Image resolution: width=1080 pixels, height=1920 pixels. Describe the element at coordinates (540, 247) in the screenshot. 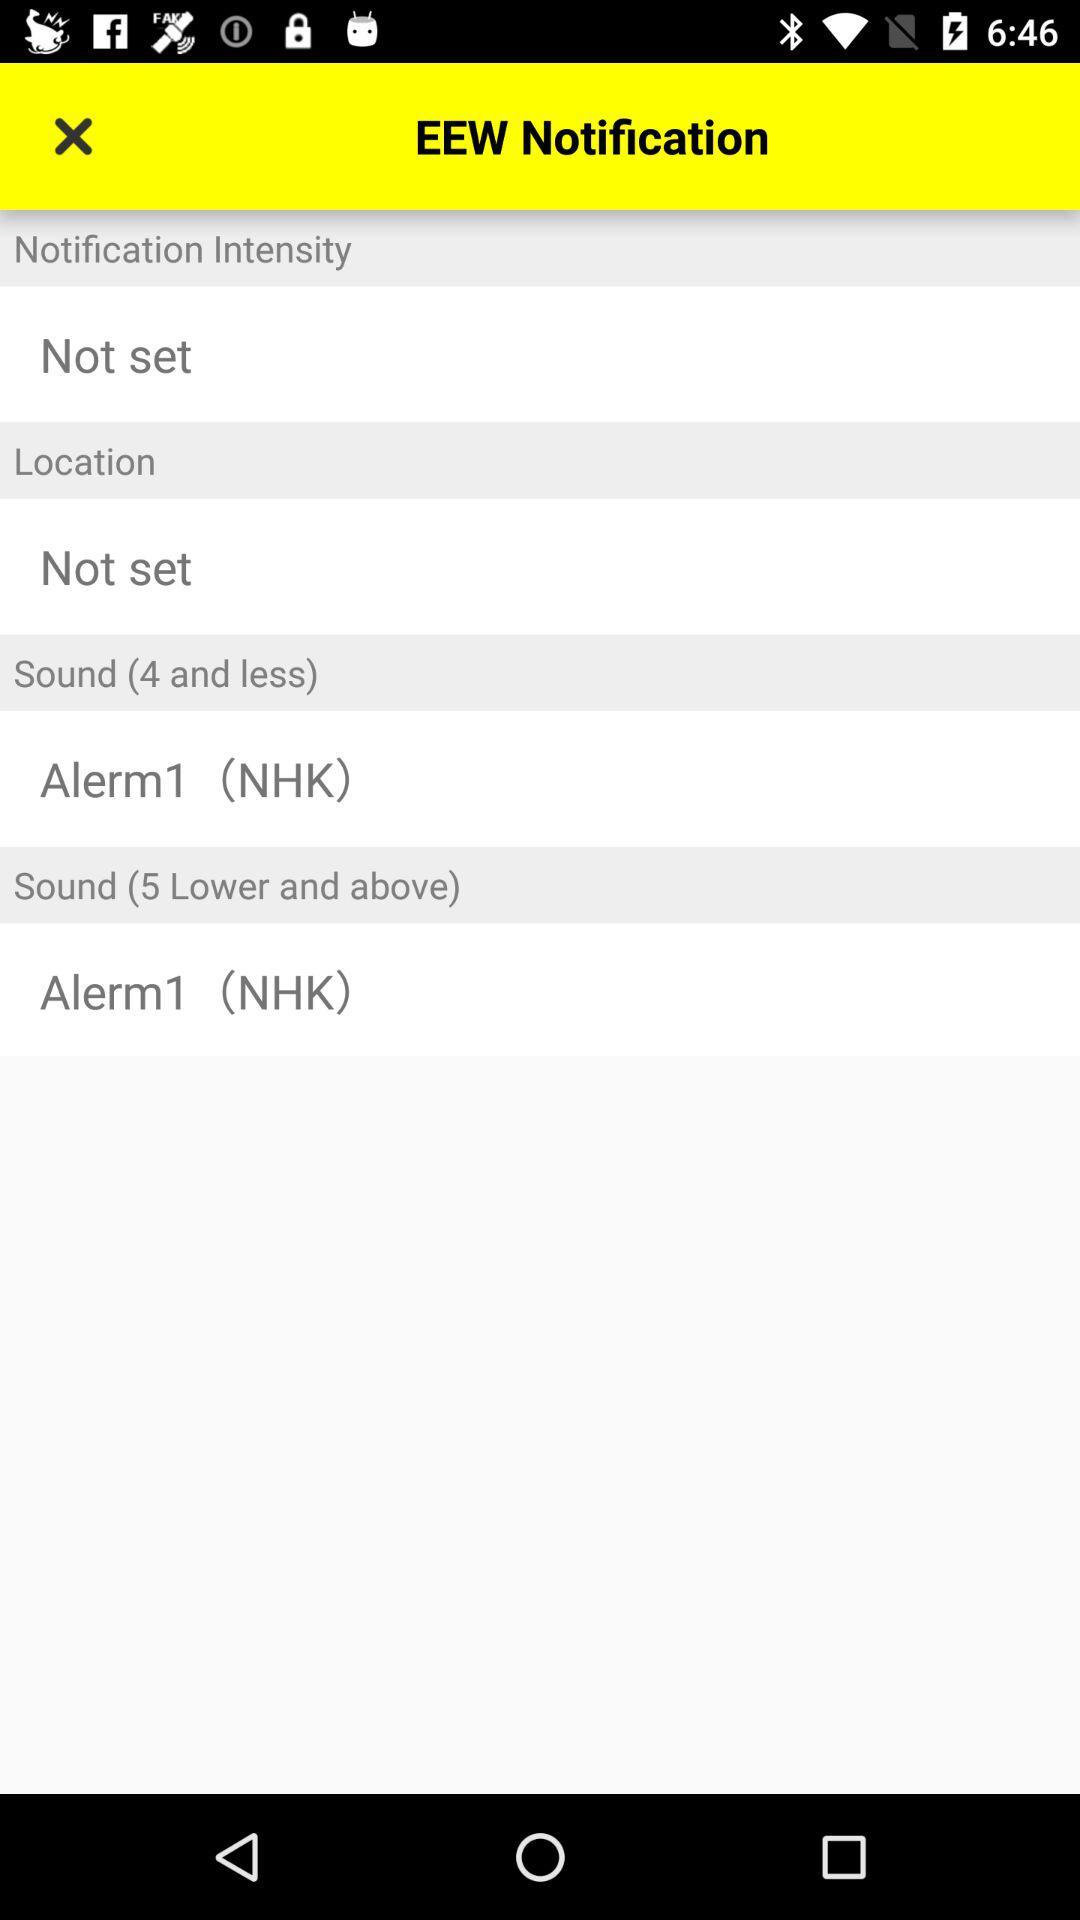

I see `notification intensity icon` at that location.